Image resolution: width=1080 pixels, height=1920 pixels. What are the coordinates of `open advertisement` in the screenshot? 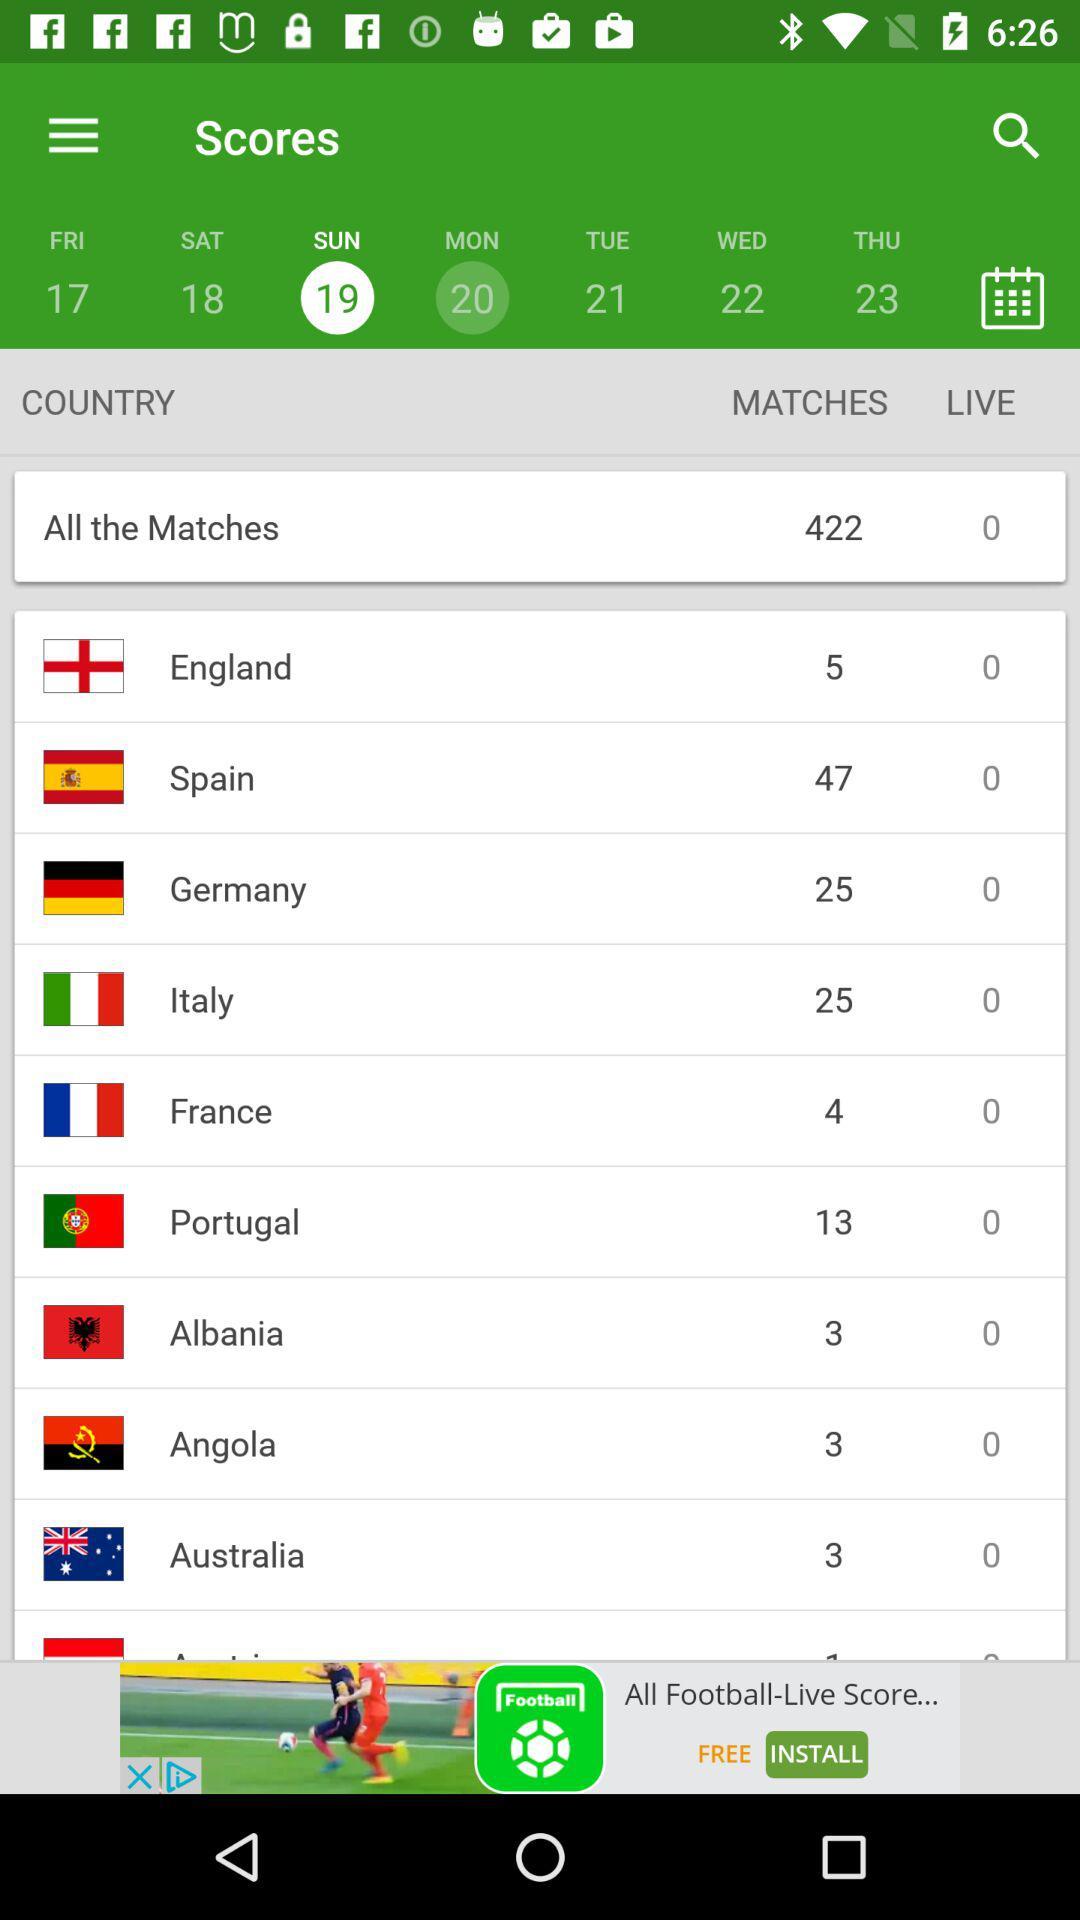 It's located at (540, 1727).